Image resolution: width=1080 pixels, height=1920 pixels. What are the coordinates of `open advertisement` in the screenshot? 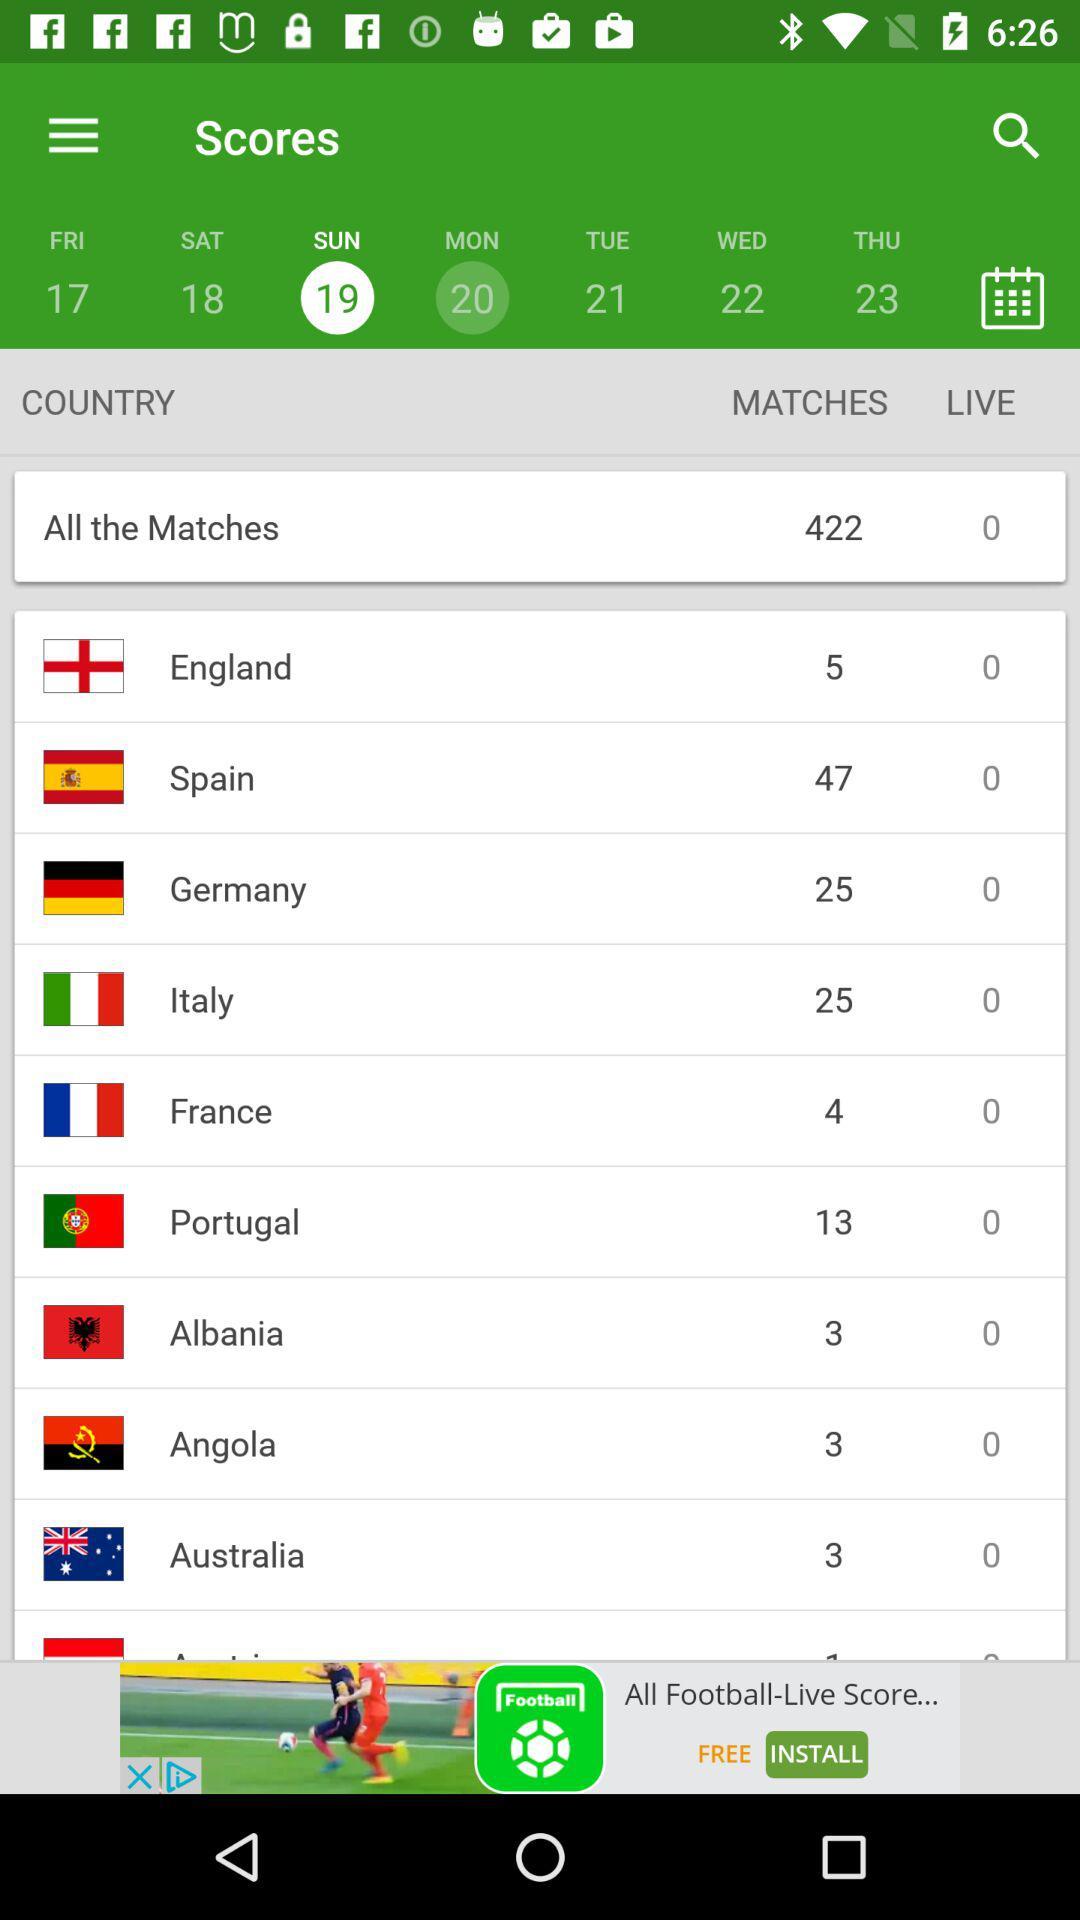 It's located at (540, 1727).